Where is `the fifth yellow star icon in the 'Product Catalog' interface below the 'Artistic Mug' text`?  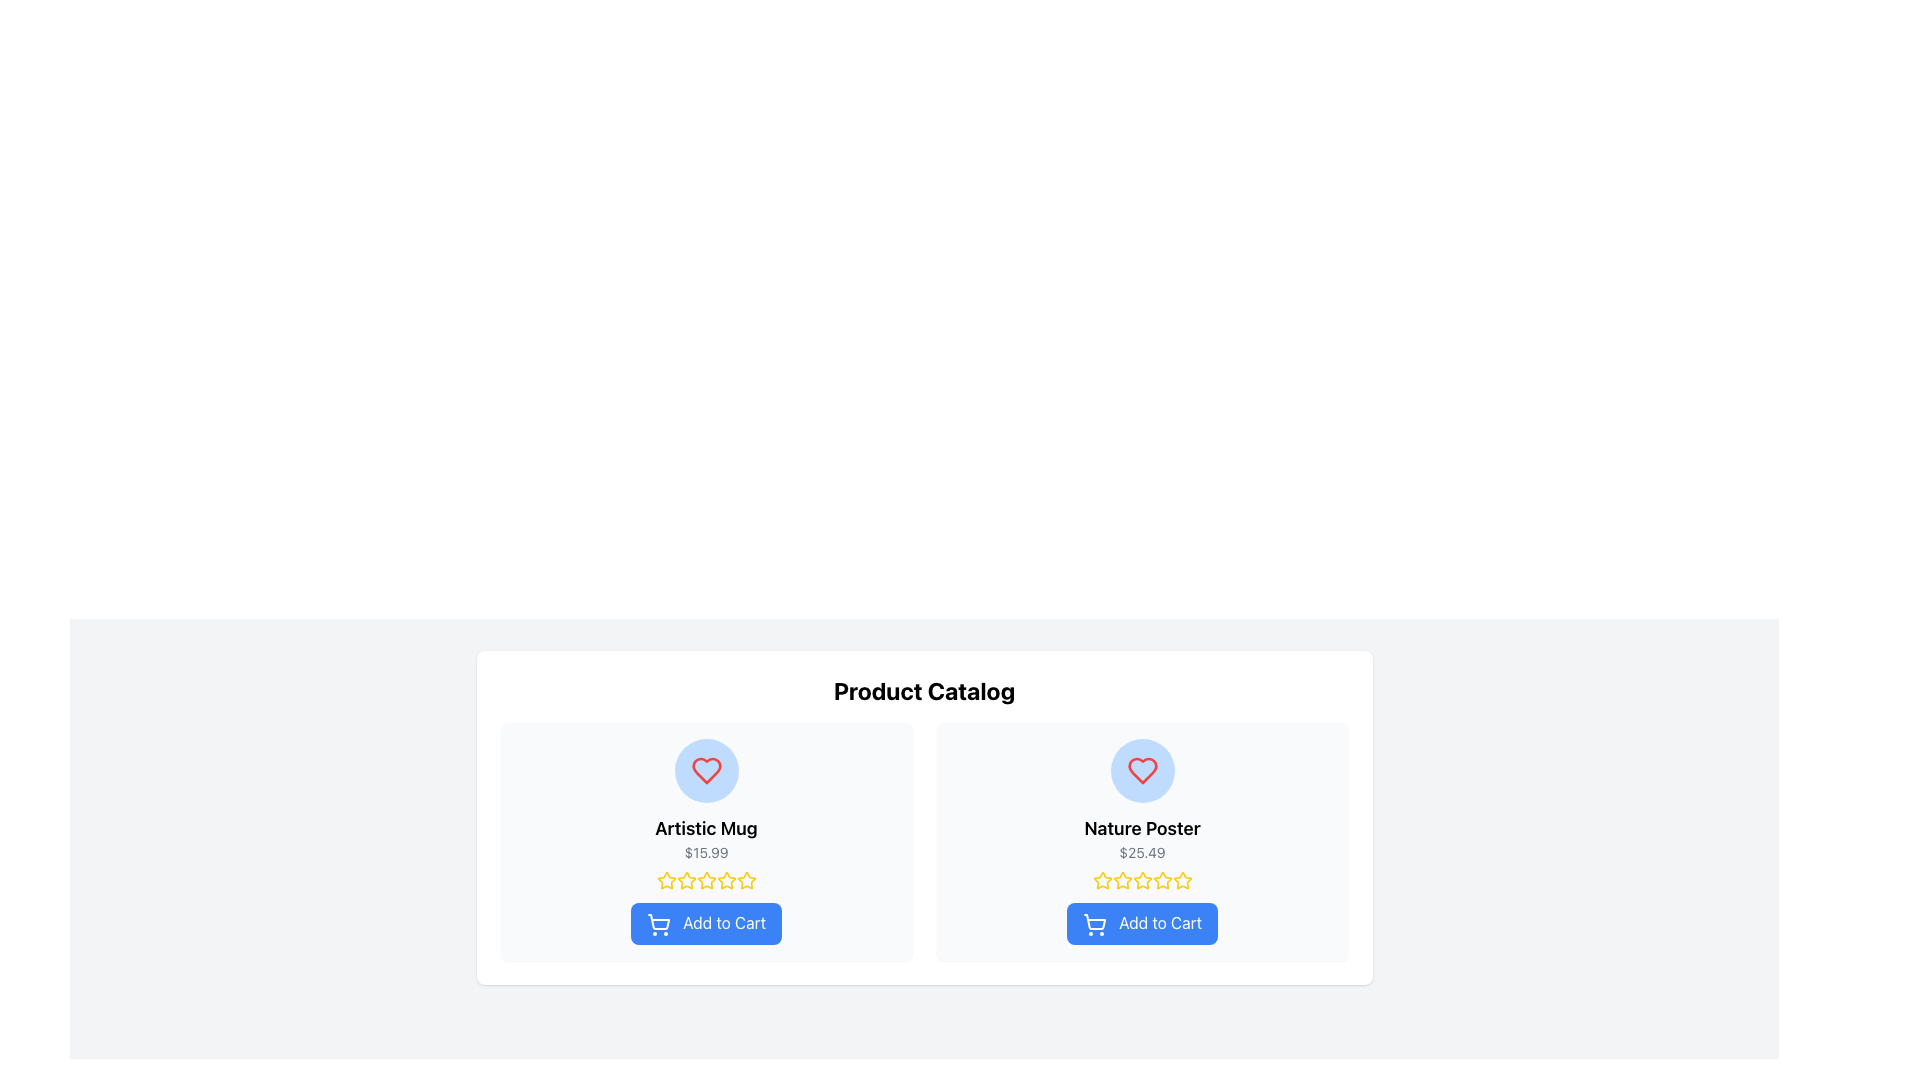
the fifth yellow star icon in the 'Product Catalog' interface below the 'Artistic Mug' text is located at coordinates (725, 879).